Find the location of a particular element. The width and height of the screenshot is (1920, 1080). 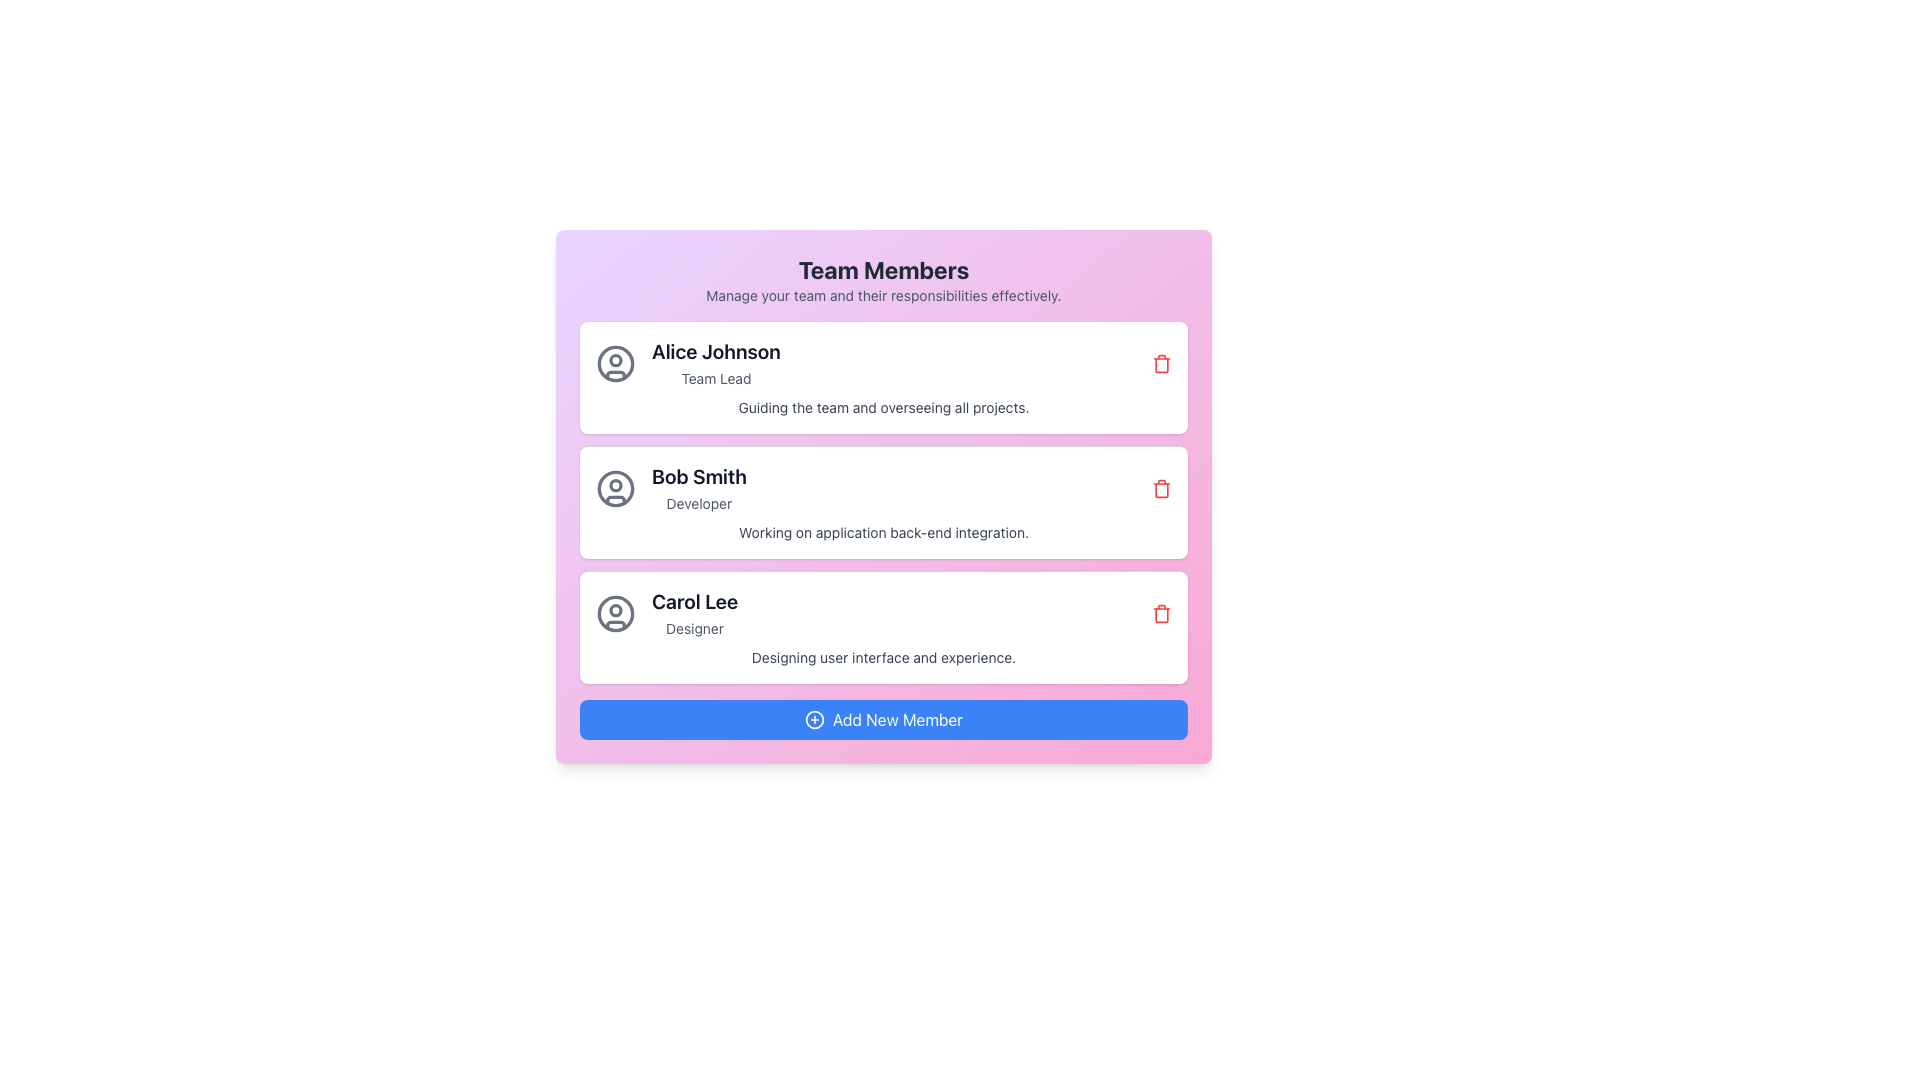

the text element displaying 'Carol Lee', which is the name of a team member in bold, located in the third card of the list, above the smaller text 'Designer' is located at coordinates (695, 600).